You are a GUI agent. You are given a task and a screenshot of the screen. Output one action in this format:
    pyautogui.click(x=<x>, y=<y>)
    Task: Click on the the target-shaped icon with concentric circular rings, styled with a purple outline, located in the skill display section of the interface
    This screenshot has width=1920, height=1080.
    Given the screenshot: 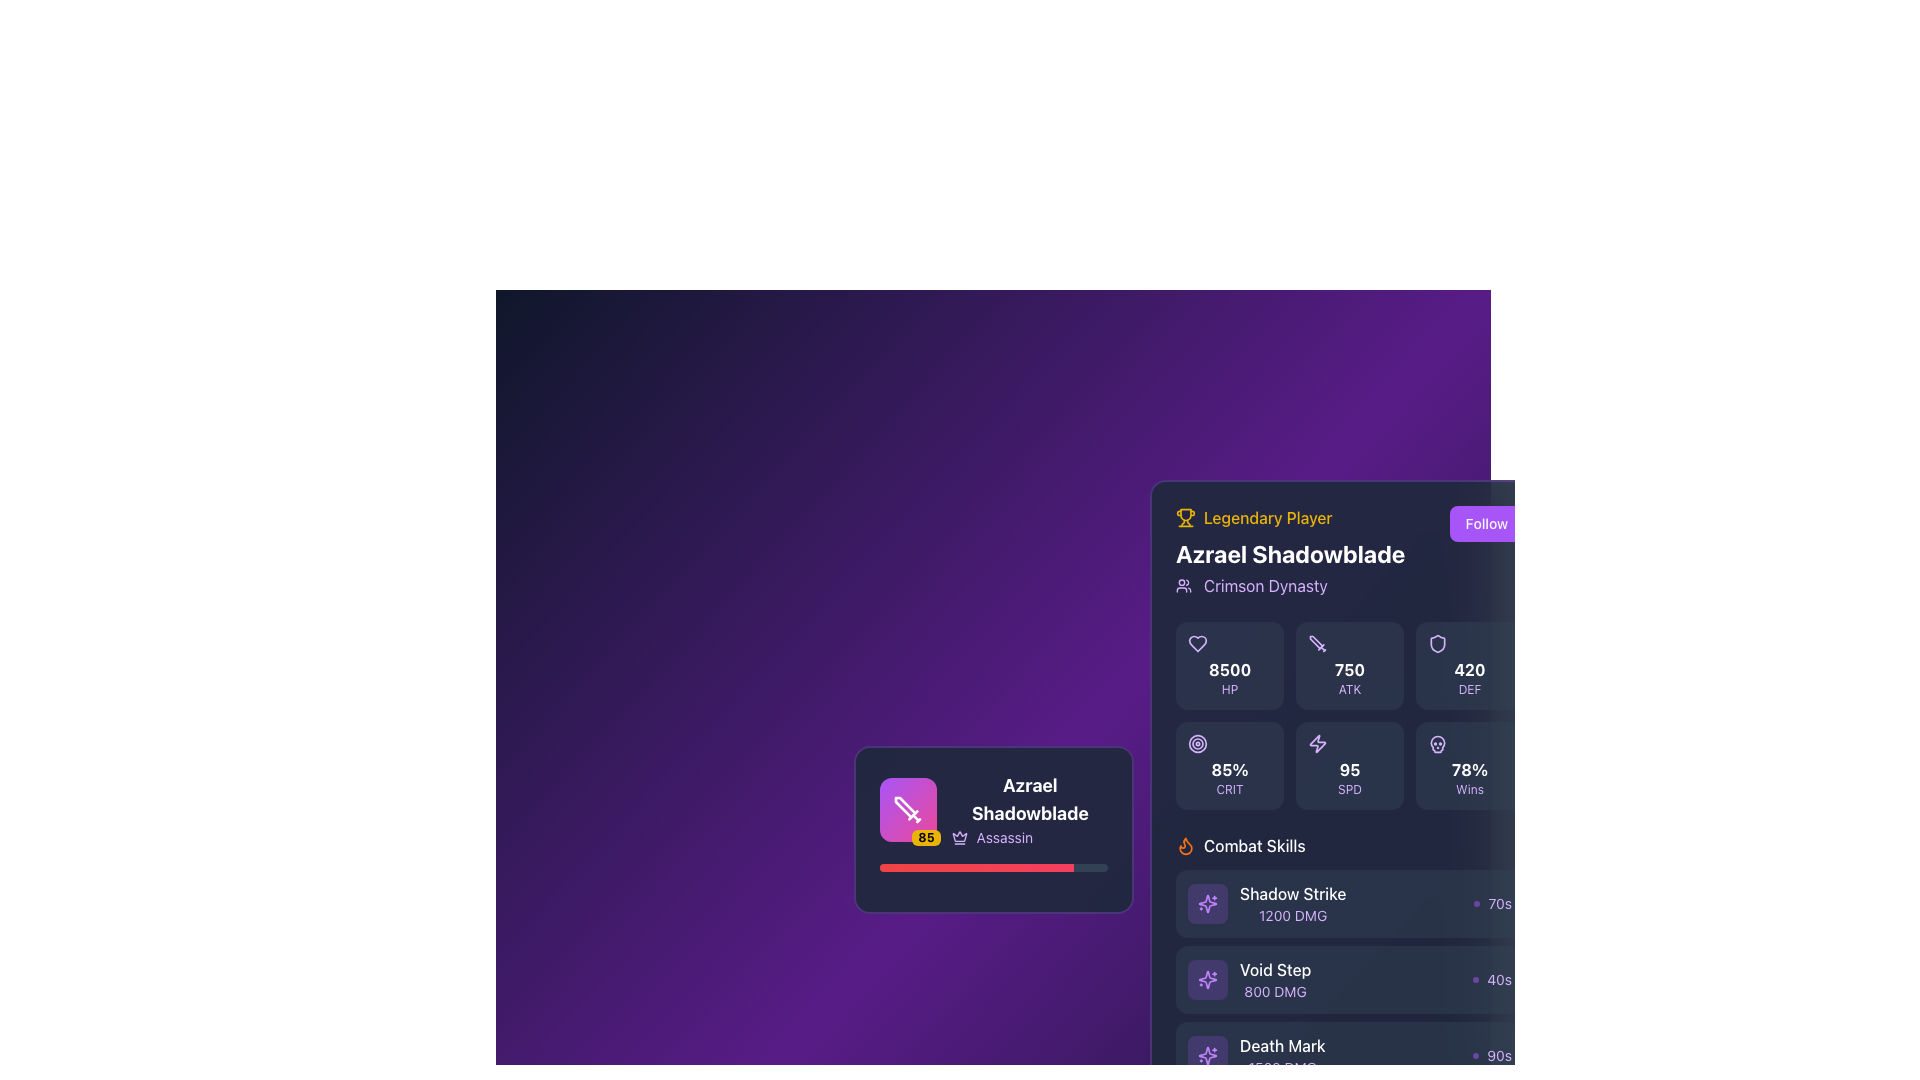 What is the action you would take?
    pyautogui.click(x=1197, y=744)
    